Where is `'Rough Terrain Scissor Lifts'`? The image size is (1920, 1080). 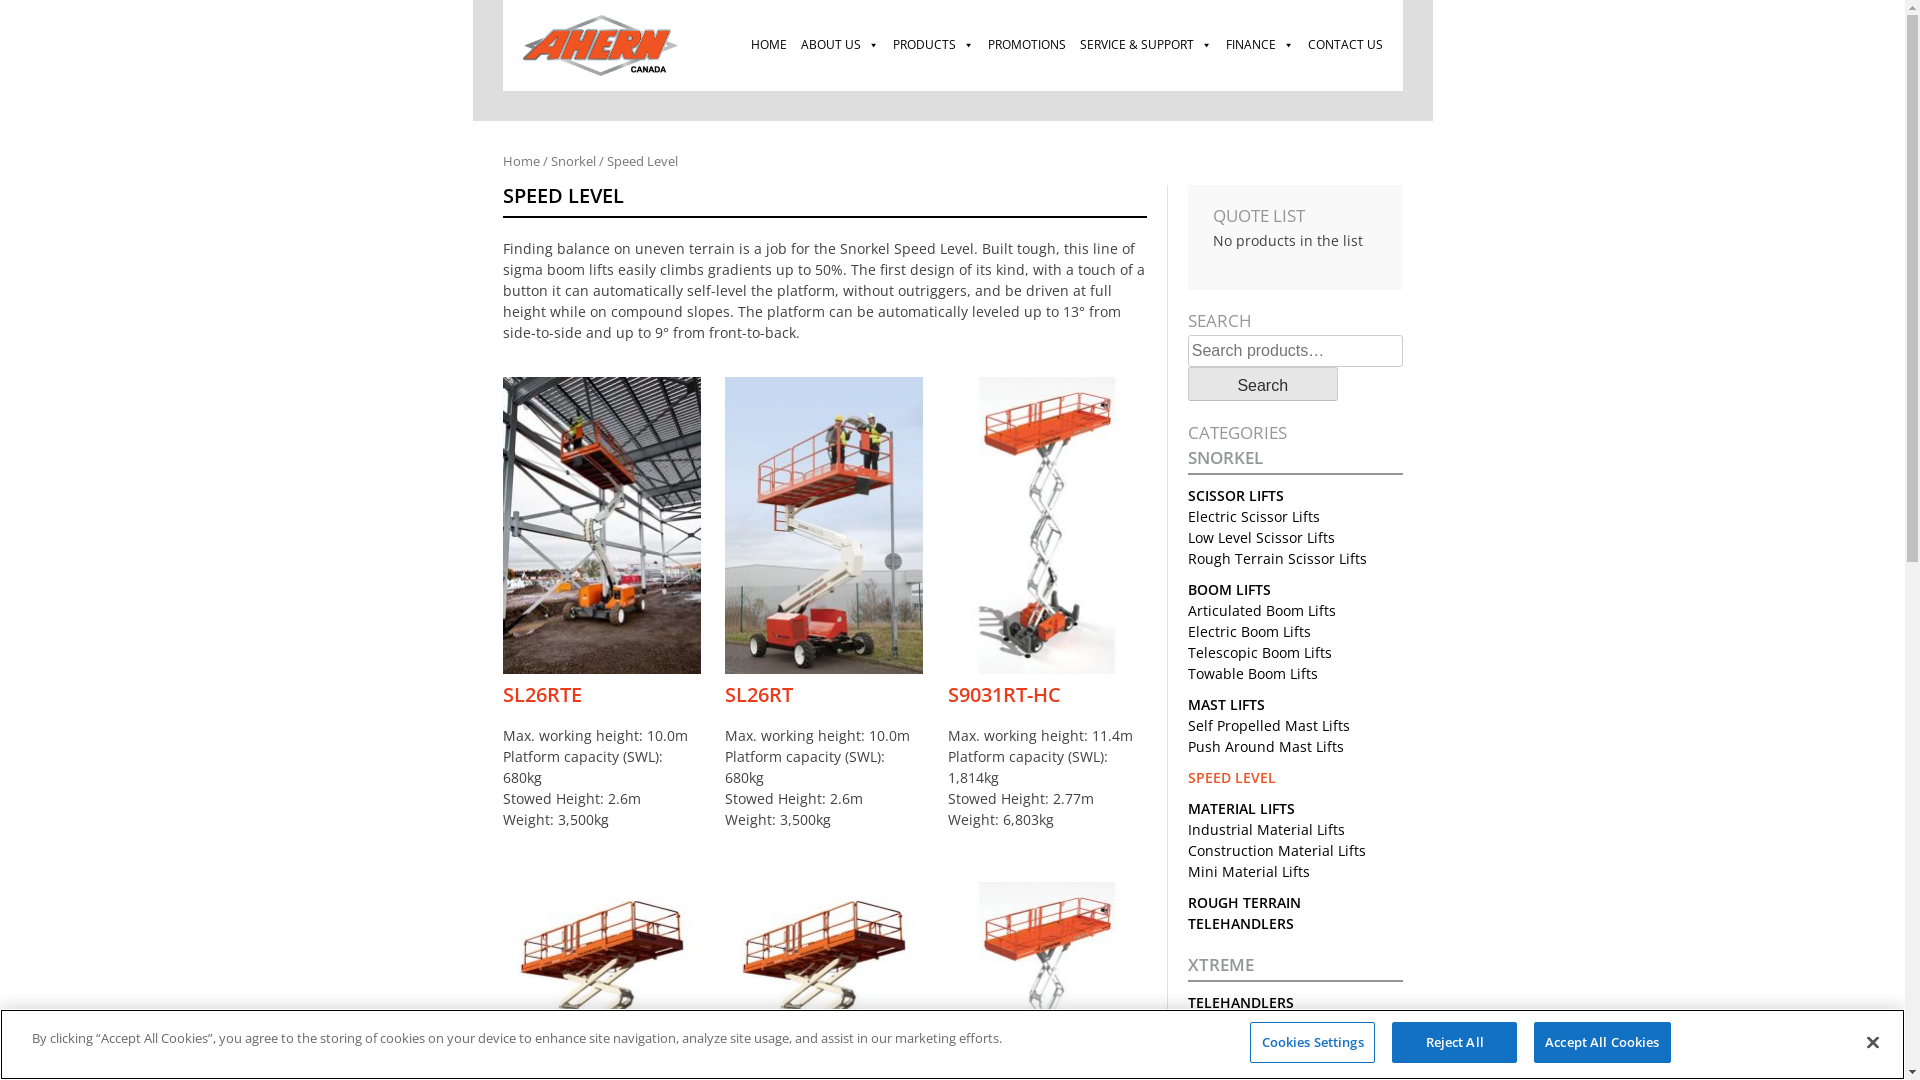 'Rough Terrain Scissor Lifts' is located at coordinates (1188, 558).